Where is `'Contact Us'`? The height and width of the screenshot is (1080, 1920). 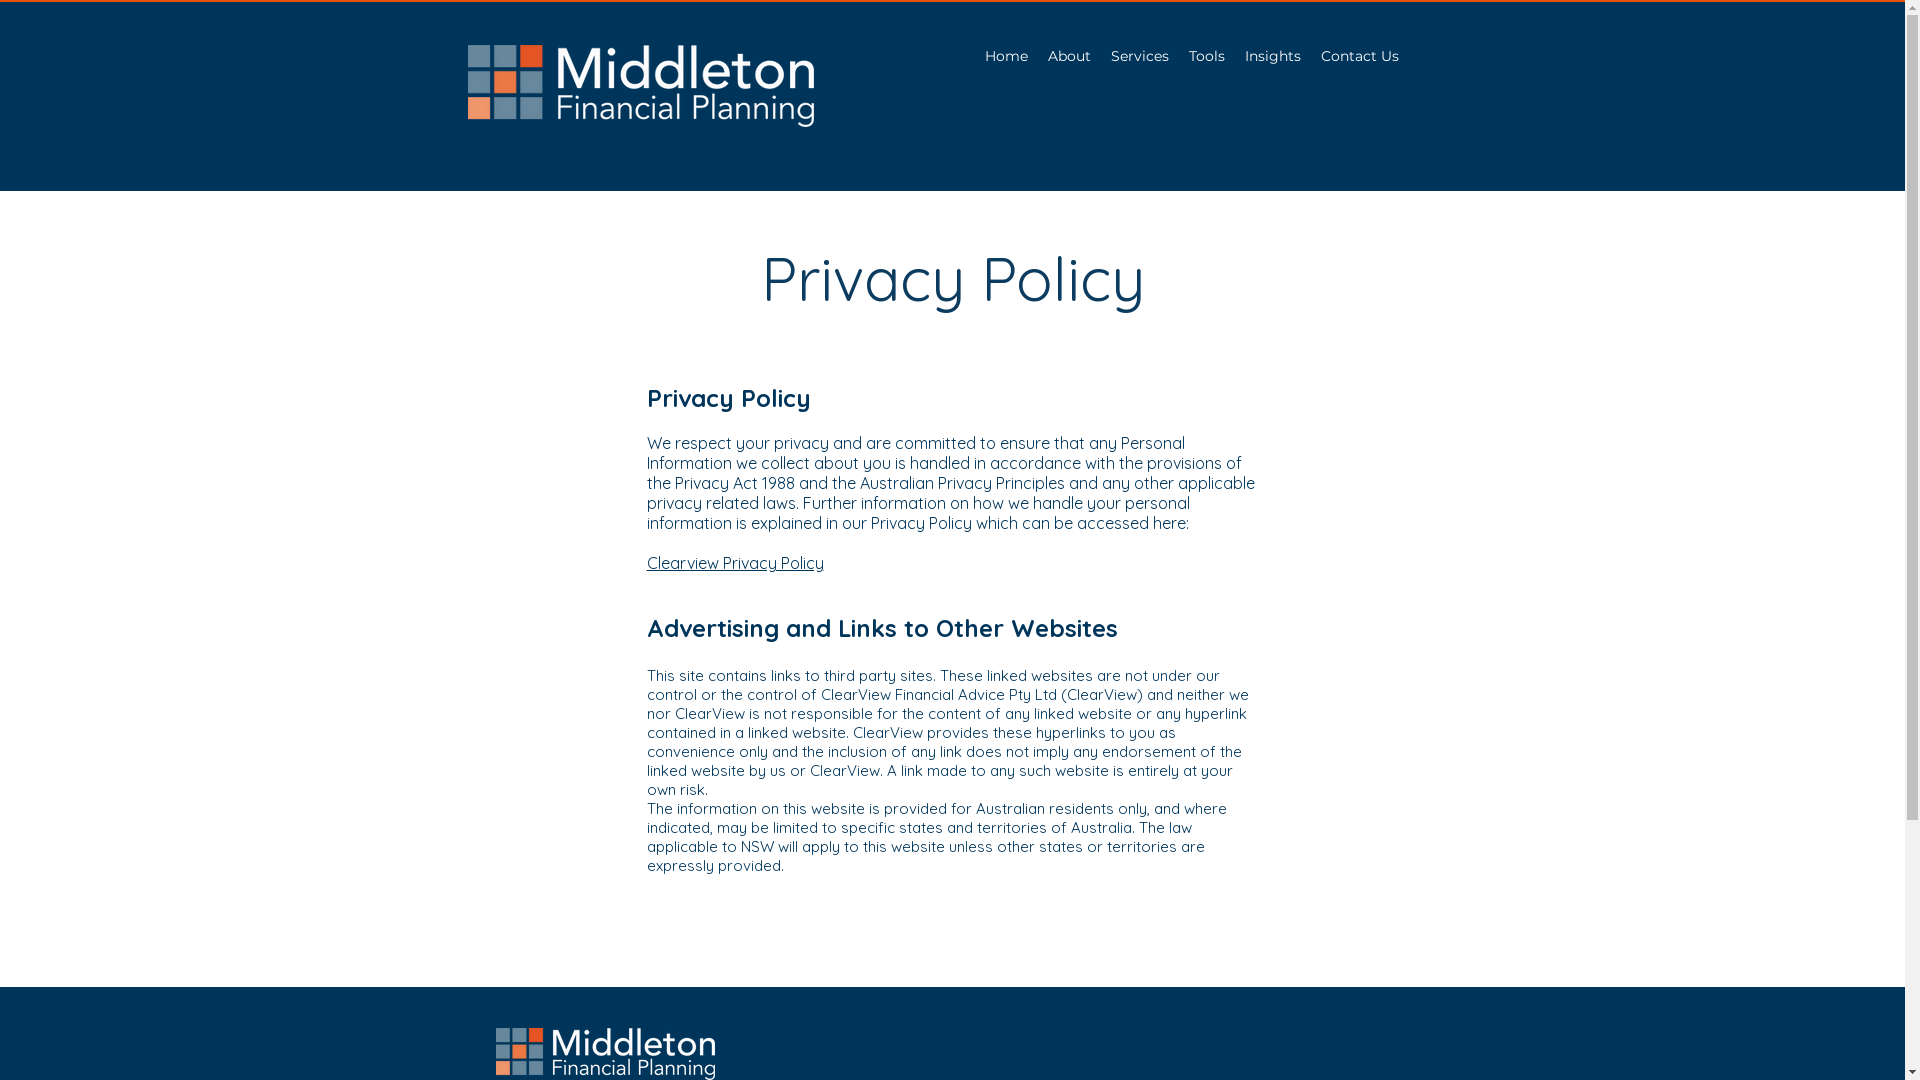 'Contact Us' is located at coordinates (1358, 55).